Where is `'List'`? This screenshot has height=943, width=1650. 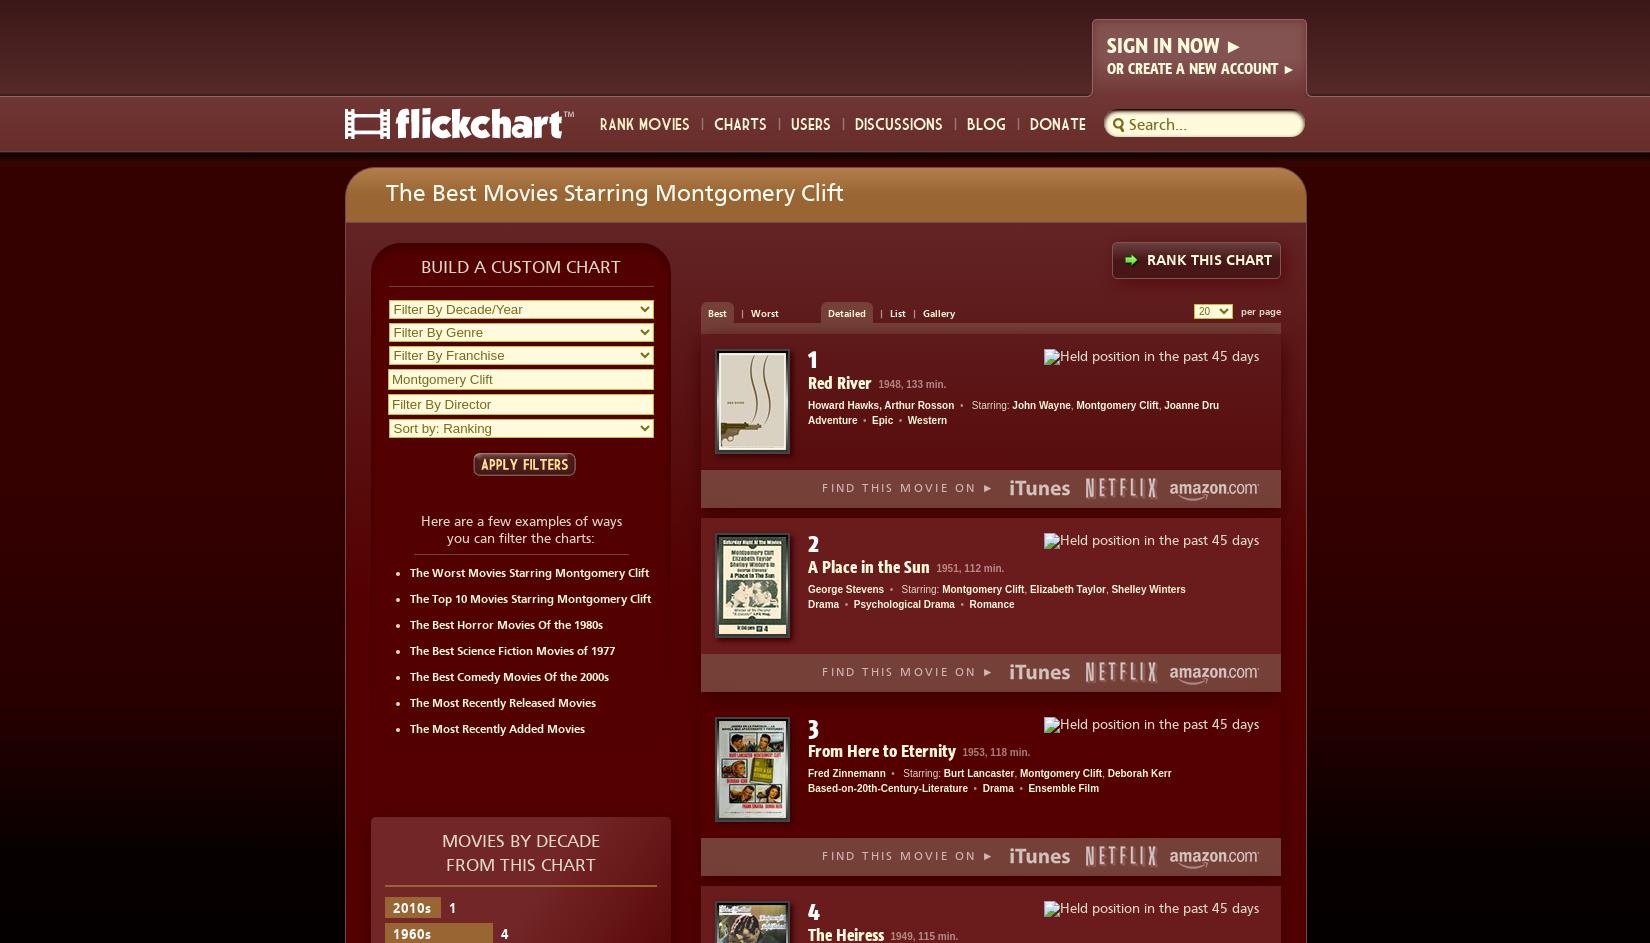
'List' is located at coordinates (897, 312).